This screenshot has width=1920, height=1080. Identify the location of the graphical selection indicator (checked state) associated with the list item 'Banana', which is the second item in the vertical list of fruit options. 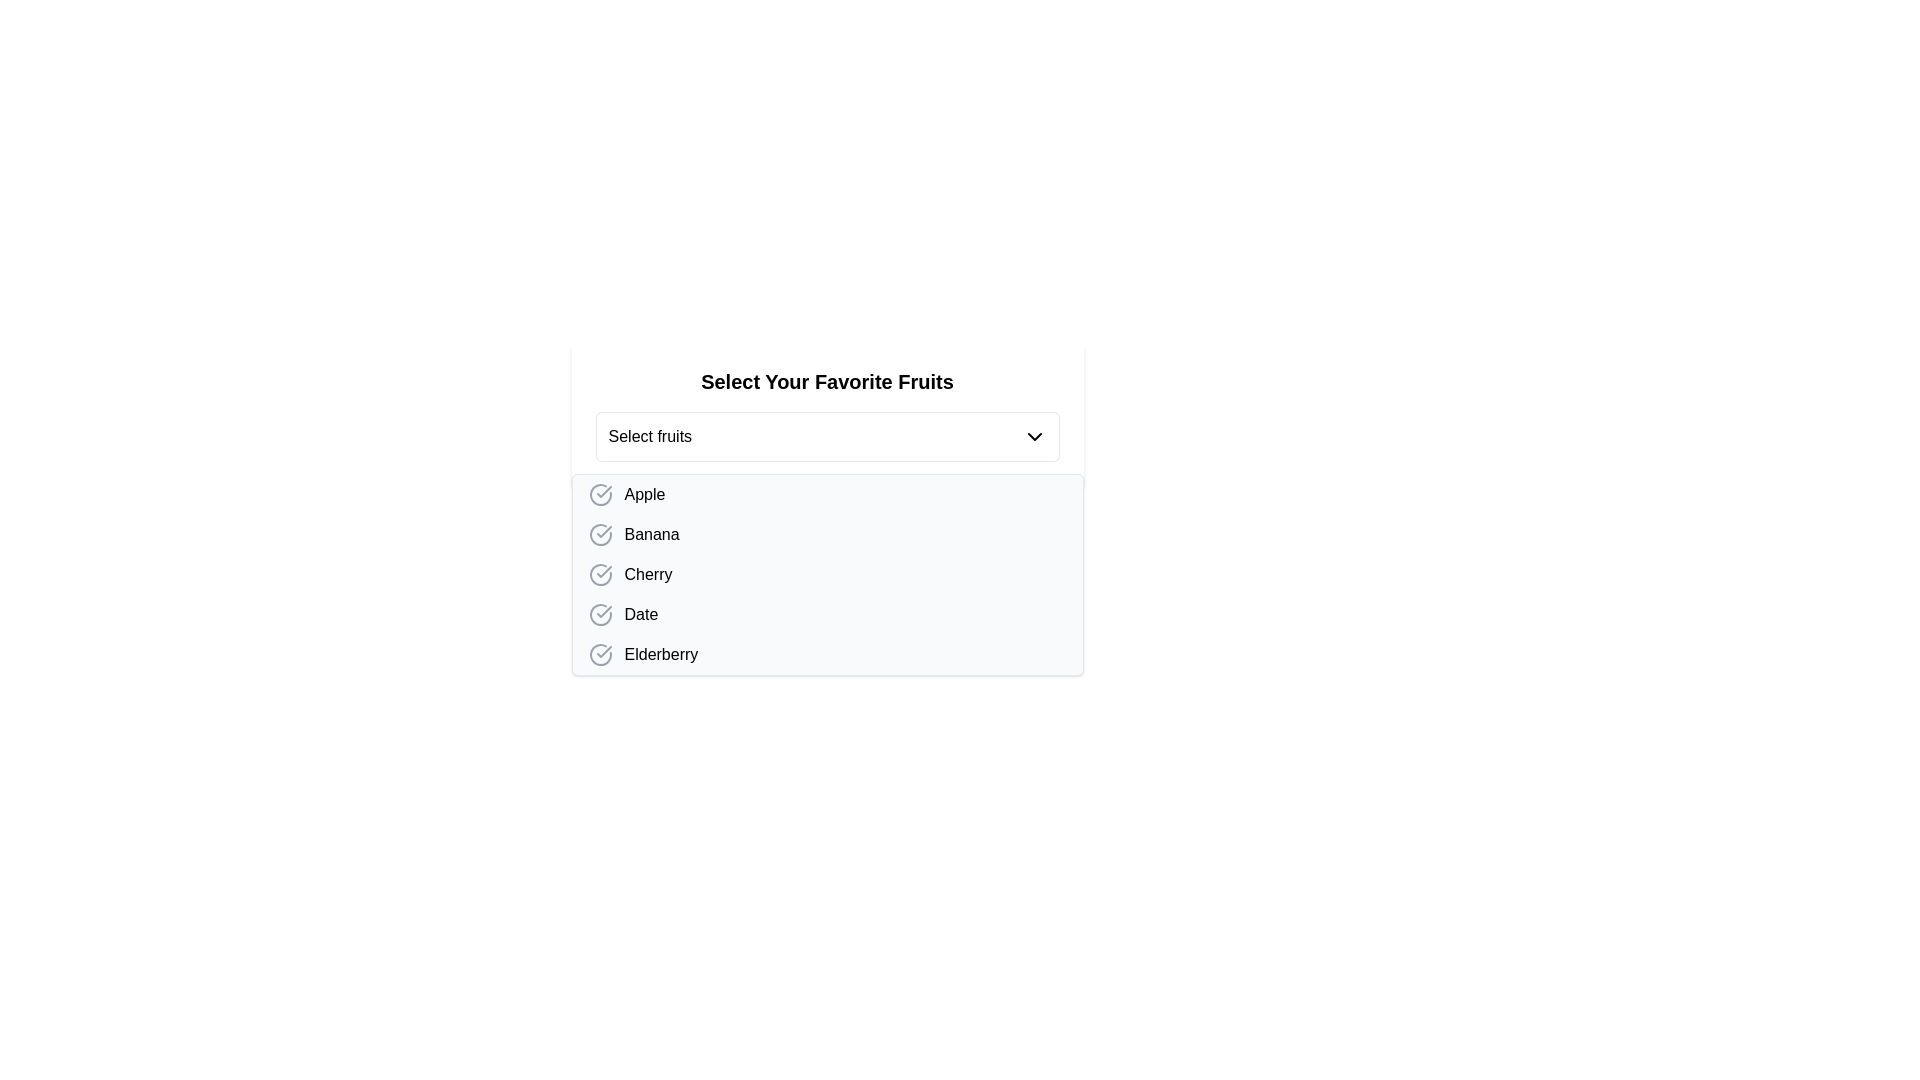
(599, 534).